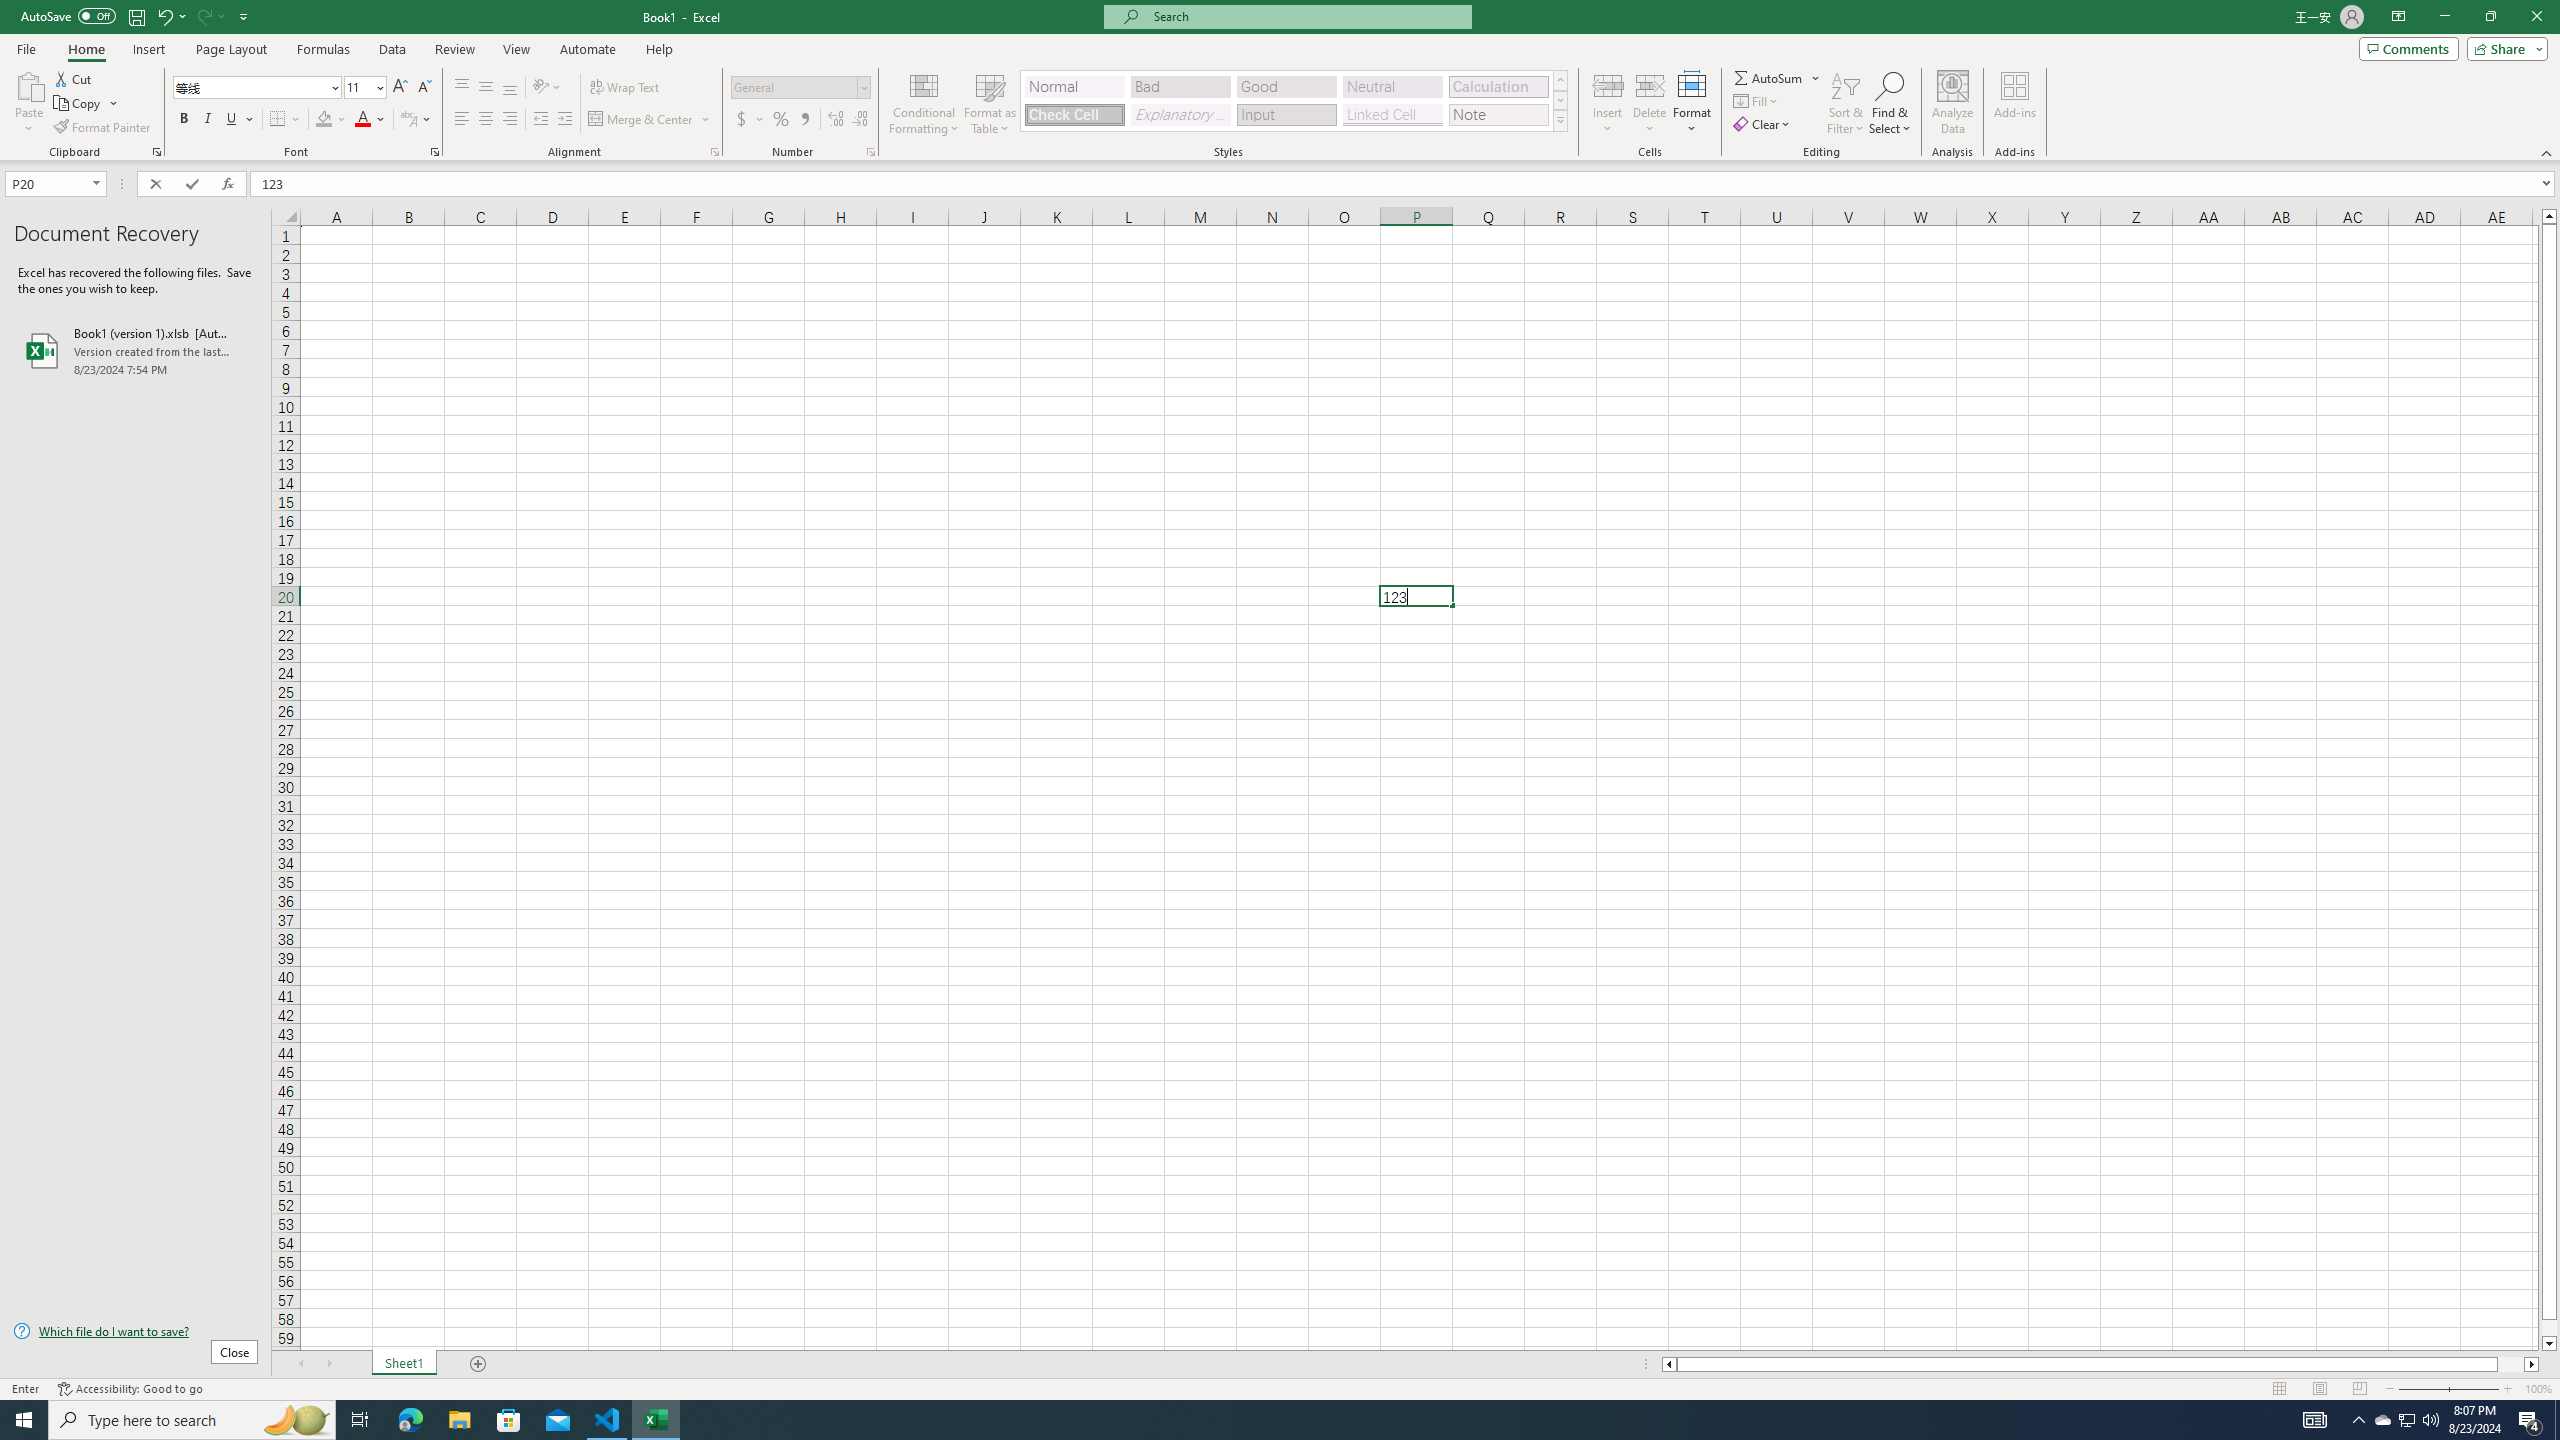  Describe the element at coordinates (207, 118) in the screenshot. I see `'Italic'` at that location.